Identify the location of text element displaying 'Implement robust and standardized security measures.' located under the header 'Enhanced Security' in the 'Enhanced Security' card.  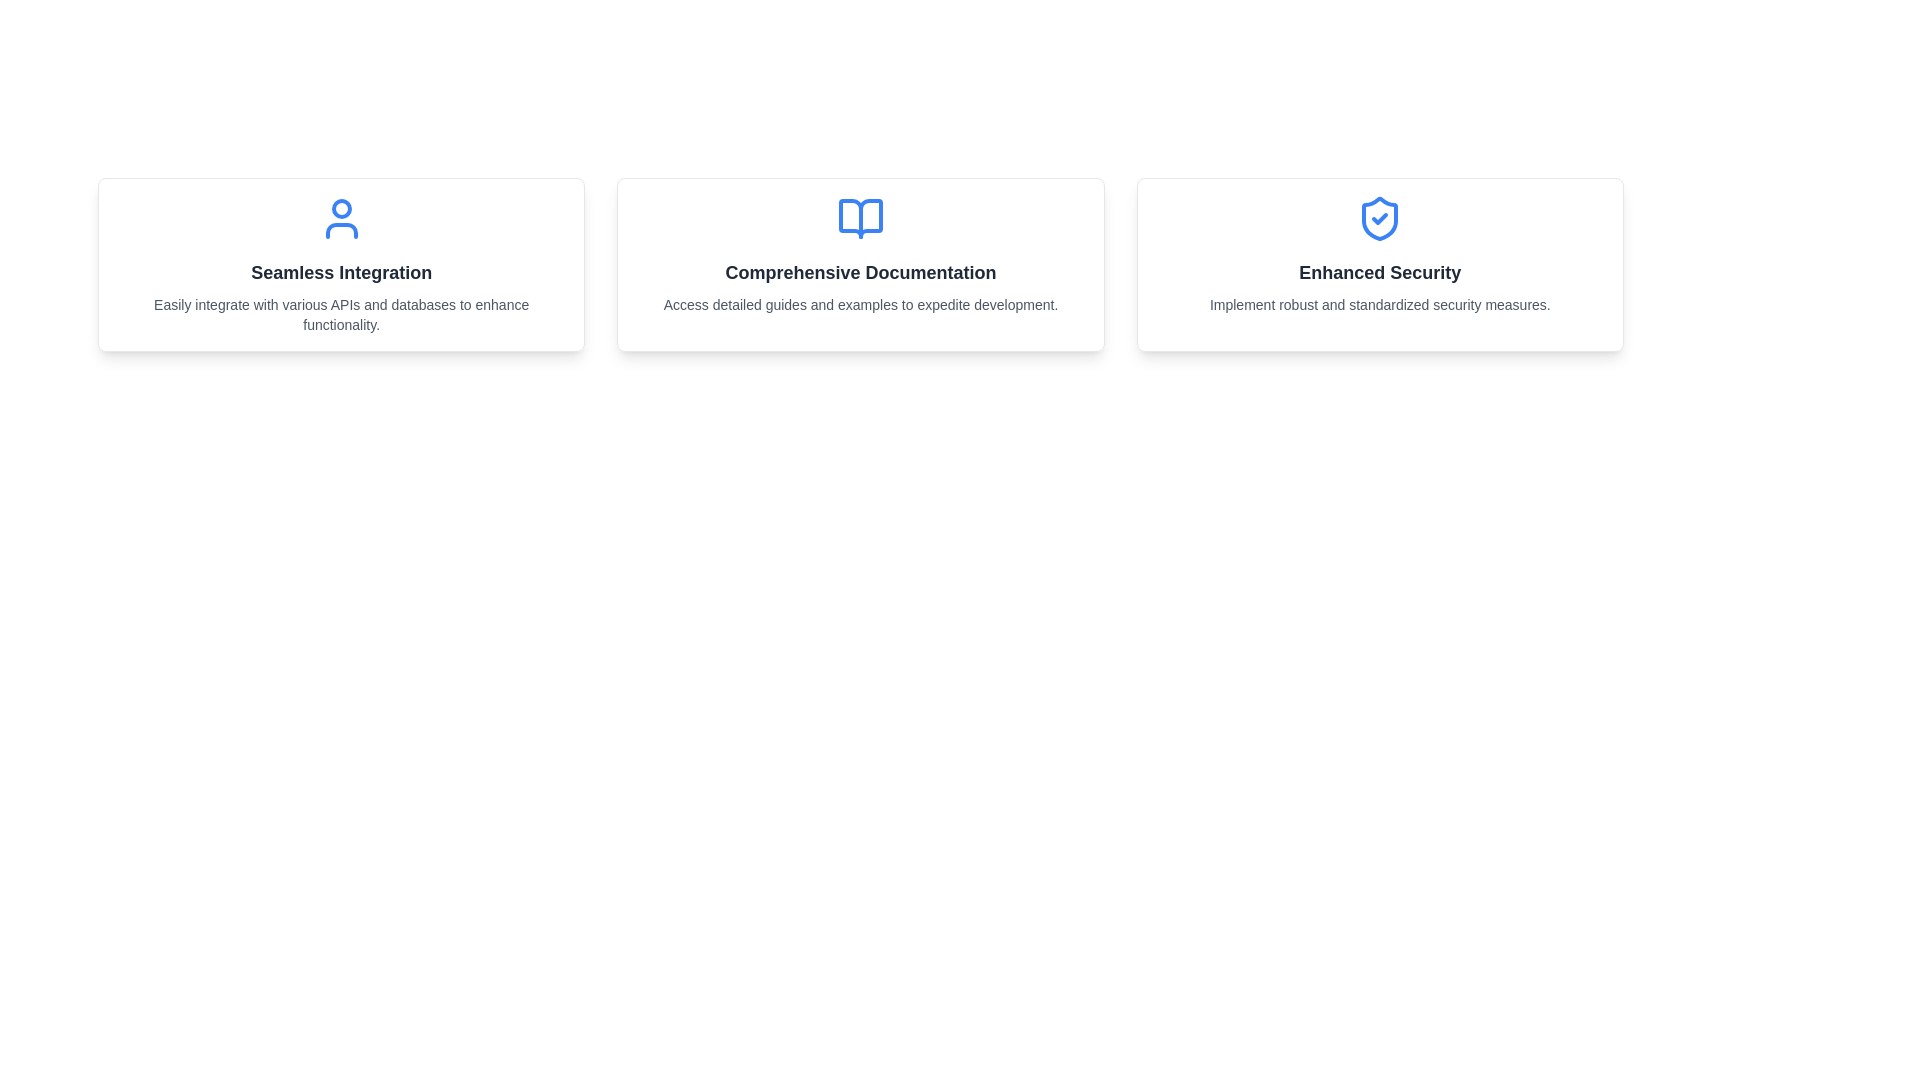
(1379, 304).